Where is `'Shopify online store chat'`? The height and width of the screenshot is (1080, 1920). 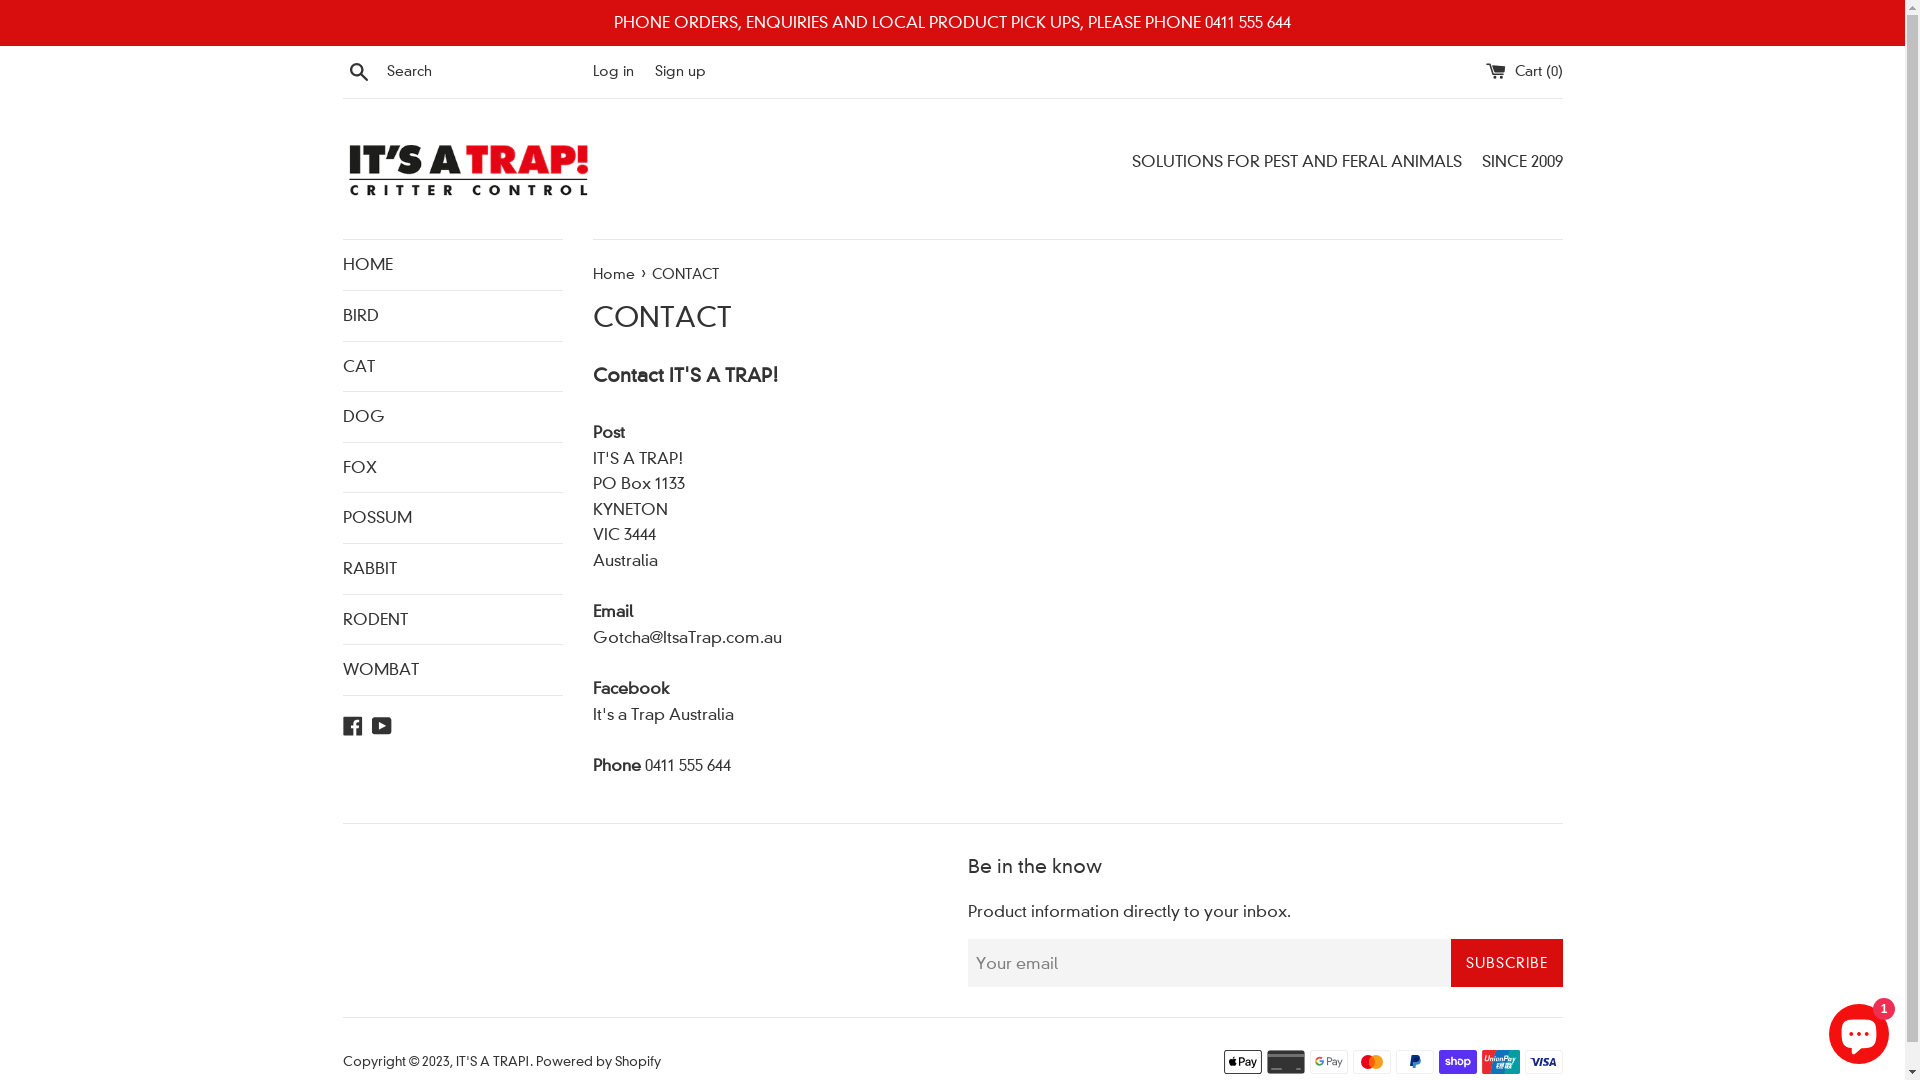
'Shopify online store chat' is located at coordinates (1857, 1029).